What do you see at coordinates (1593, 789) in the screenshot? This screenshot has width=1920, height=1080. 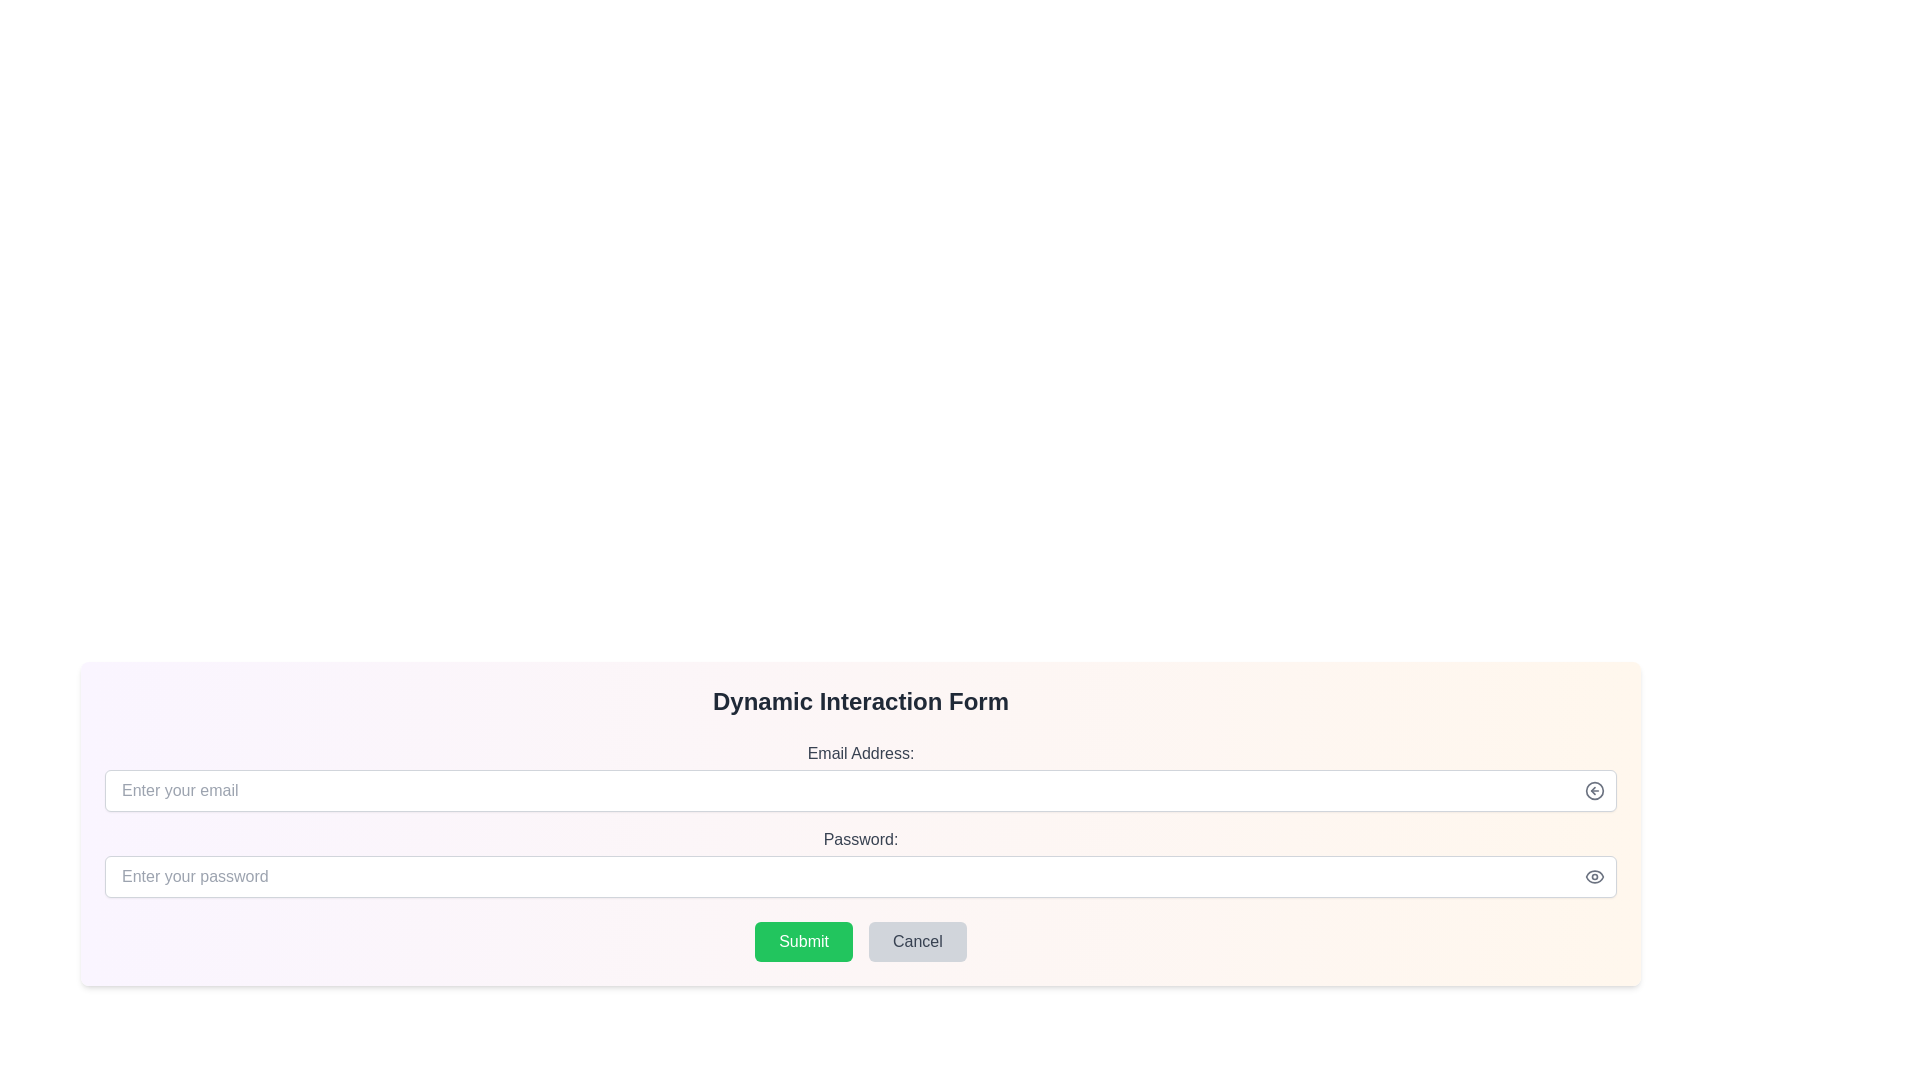 I see `the backtrack icon located on the right side of the email input field` at bounding box center [1593, 789].